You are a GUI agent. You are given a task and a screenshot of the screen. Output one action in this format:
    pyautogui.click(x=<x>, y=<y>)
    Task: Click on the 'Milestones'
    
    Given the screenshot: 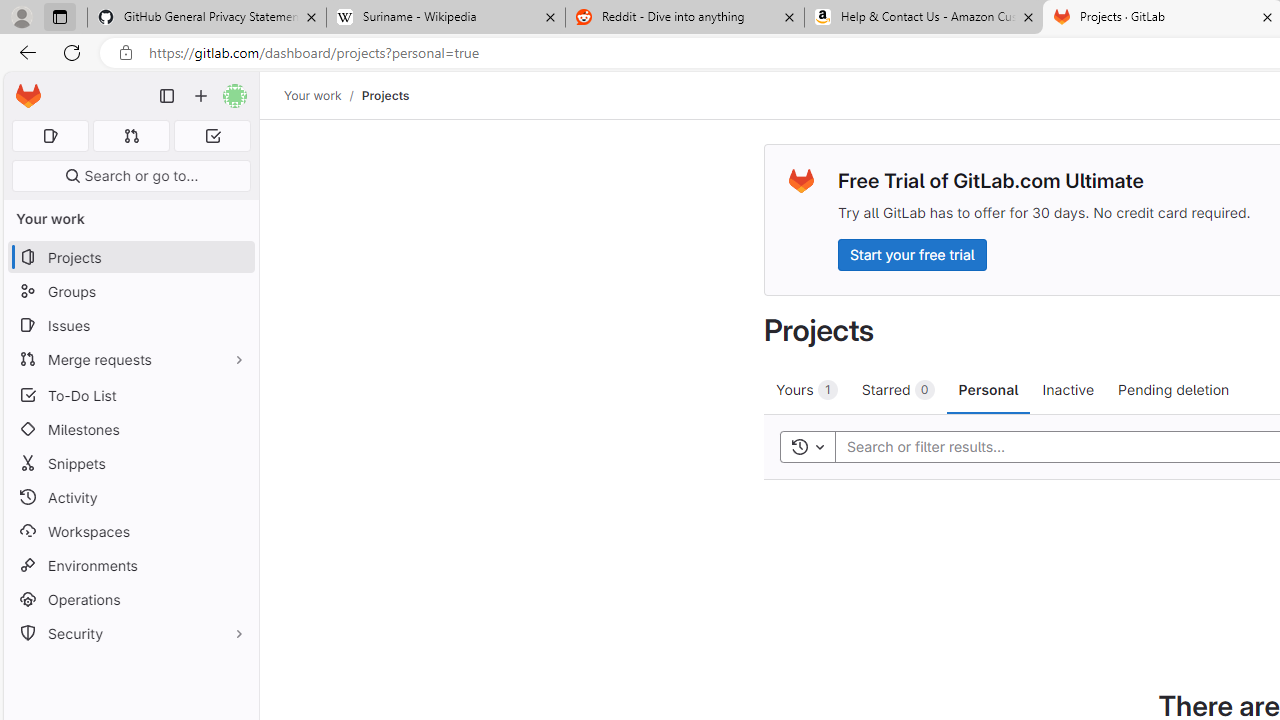 What is the action you would take?
    pyautogui.click(x=130, y=428)
    